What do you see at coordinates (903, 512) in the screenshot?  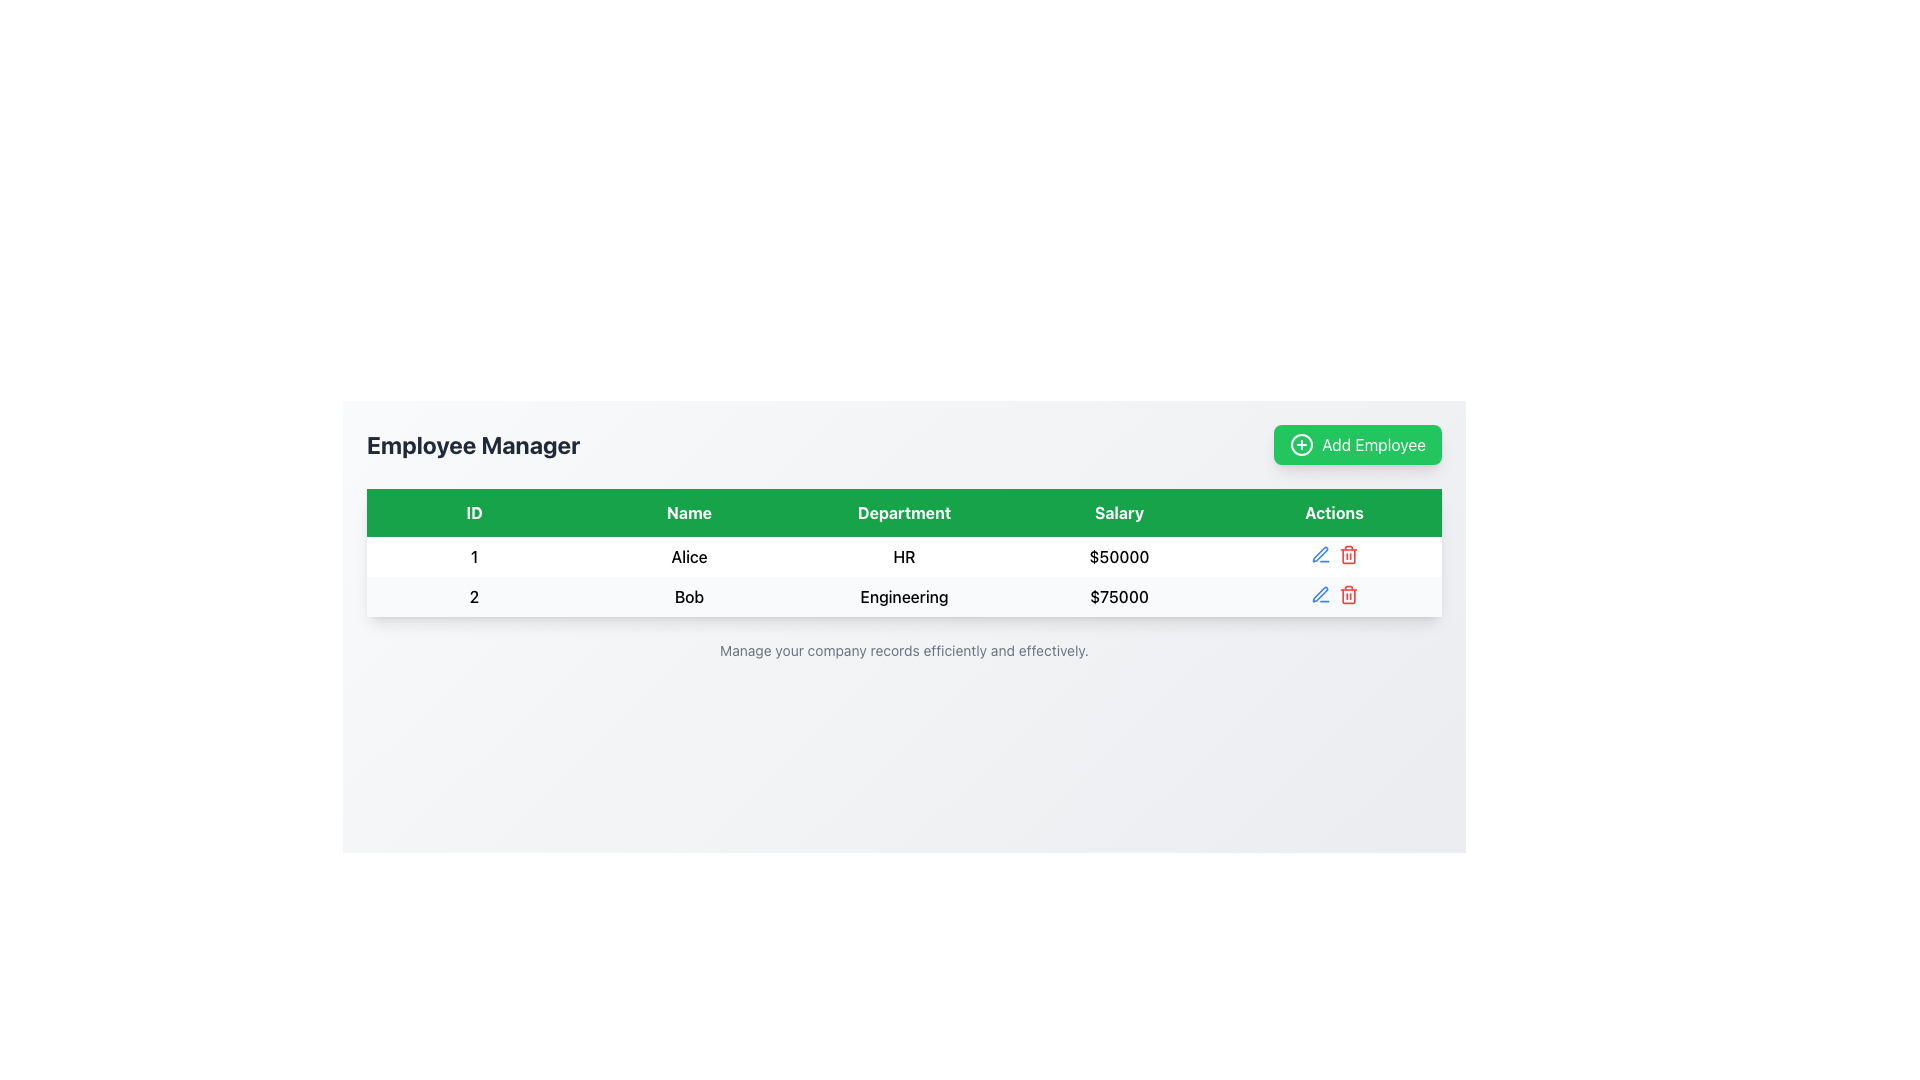 I see `text from the Table Header located below the title 'Employee Manager', which labels the columns of the table` at bounding box center [903, 512].